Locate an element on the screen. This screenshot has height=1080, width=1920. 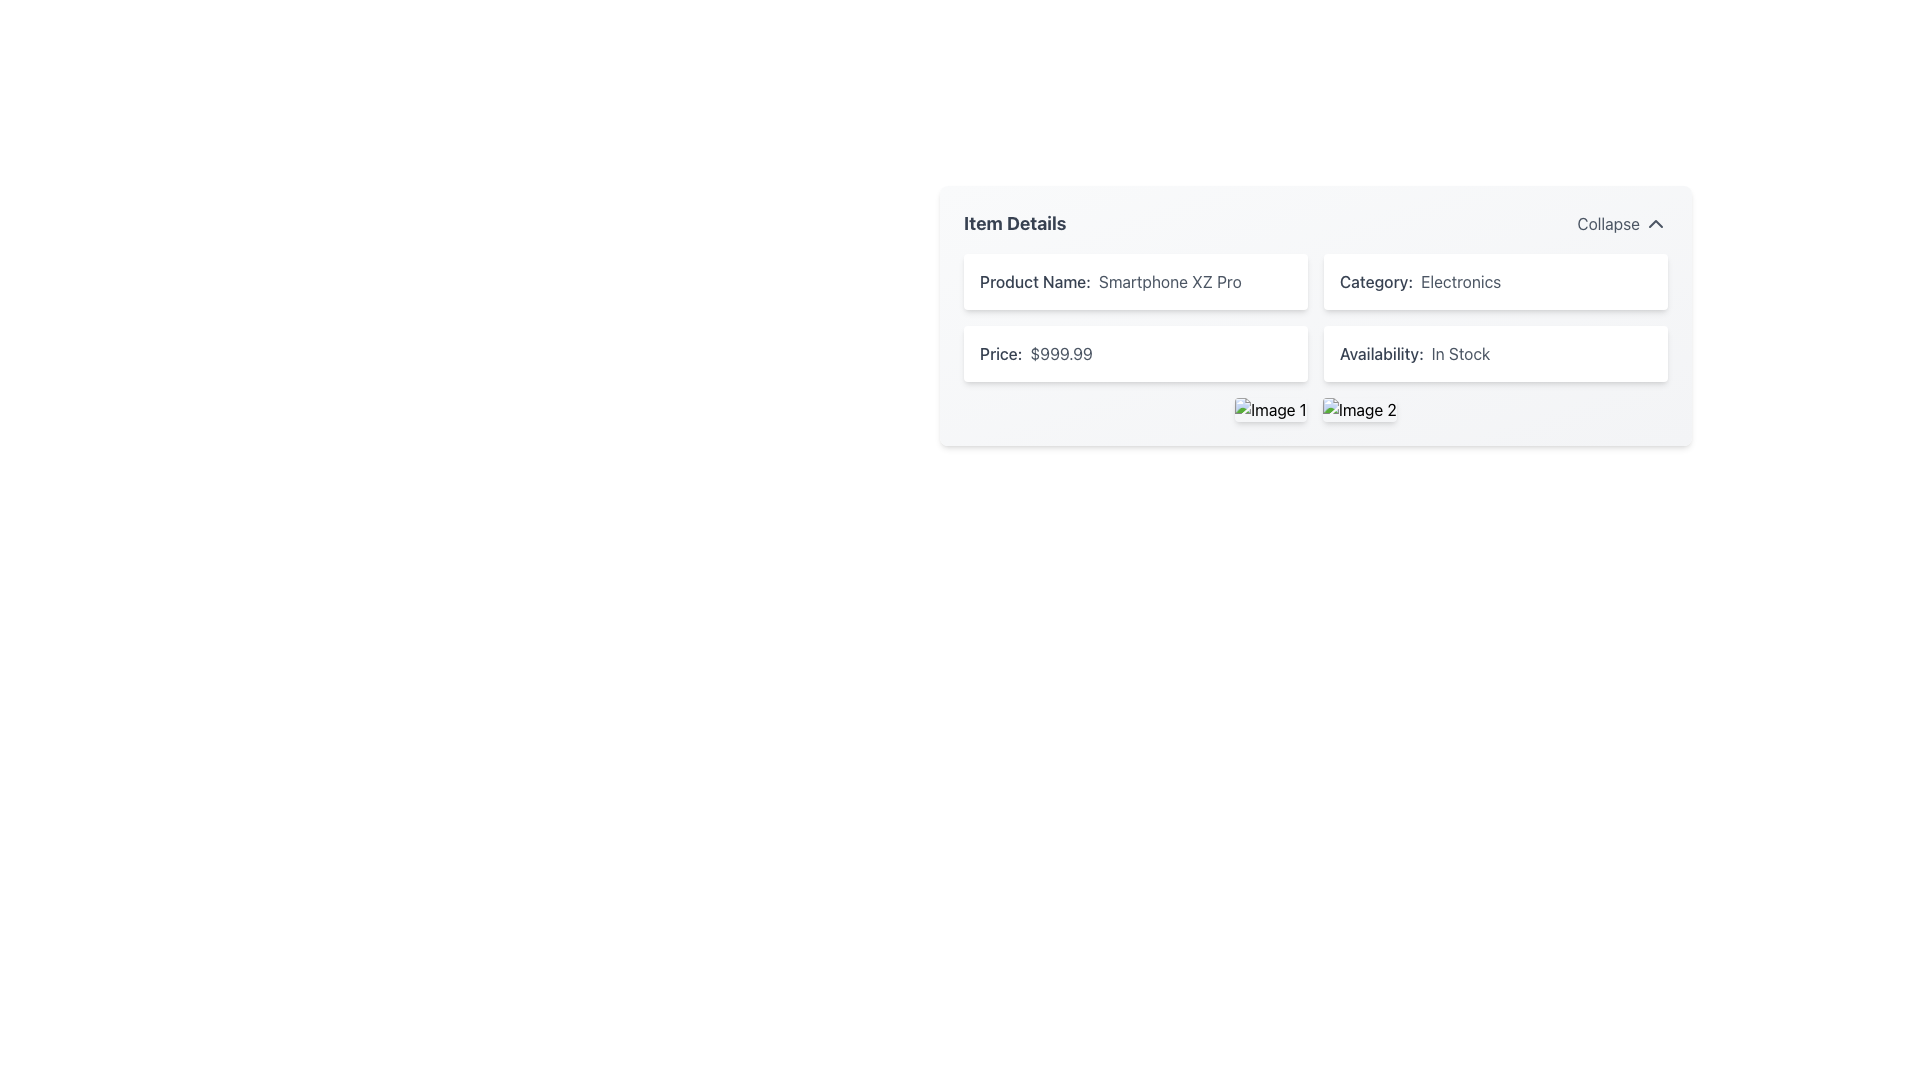
the Text Label displaying the product category, positioned in the top-right corner of the grid layout, adjacent to the 'Product Name: Smartphone XZ Pro' and above 'Availability: In Stock' is located at coordinates (1496, 281).